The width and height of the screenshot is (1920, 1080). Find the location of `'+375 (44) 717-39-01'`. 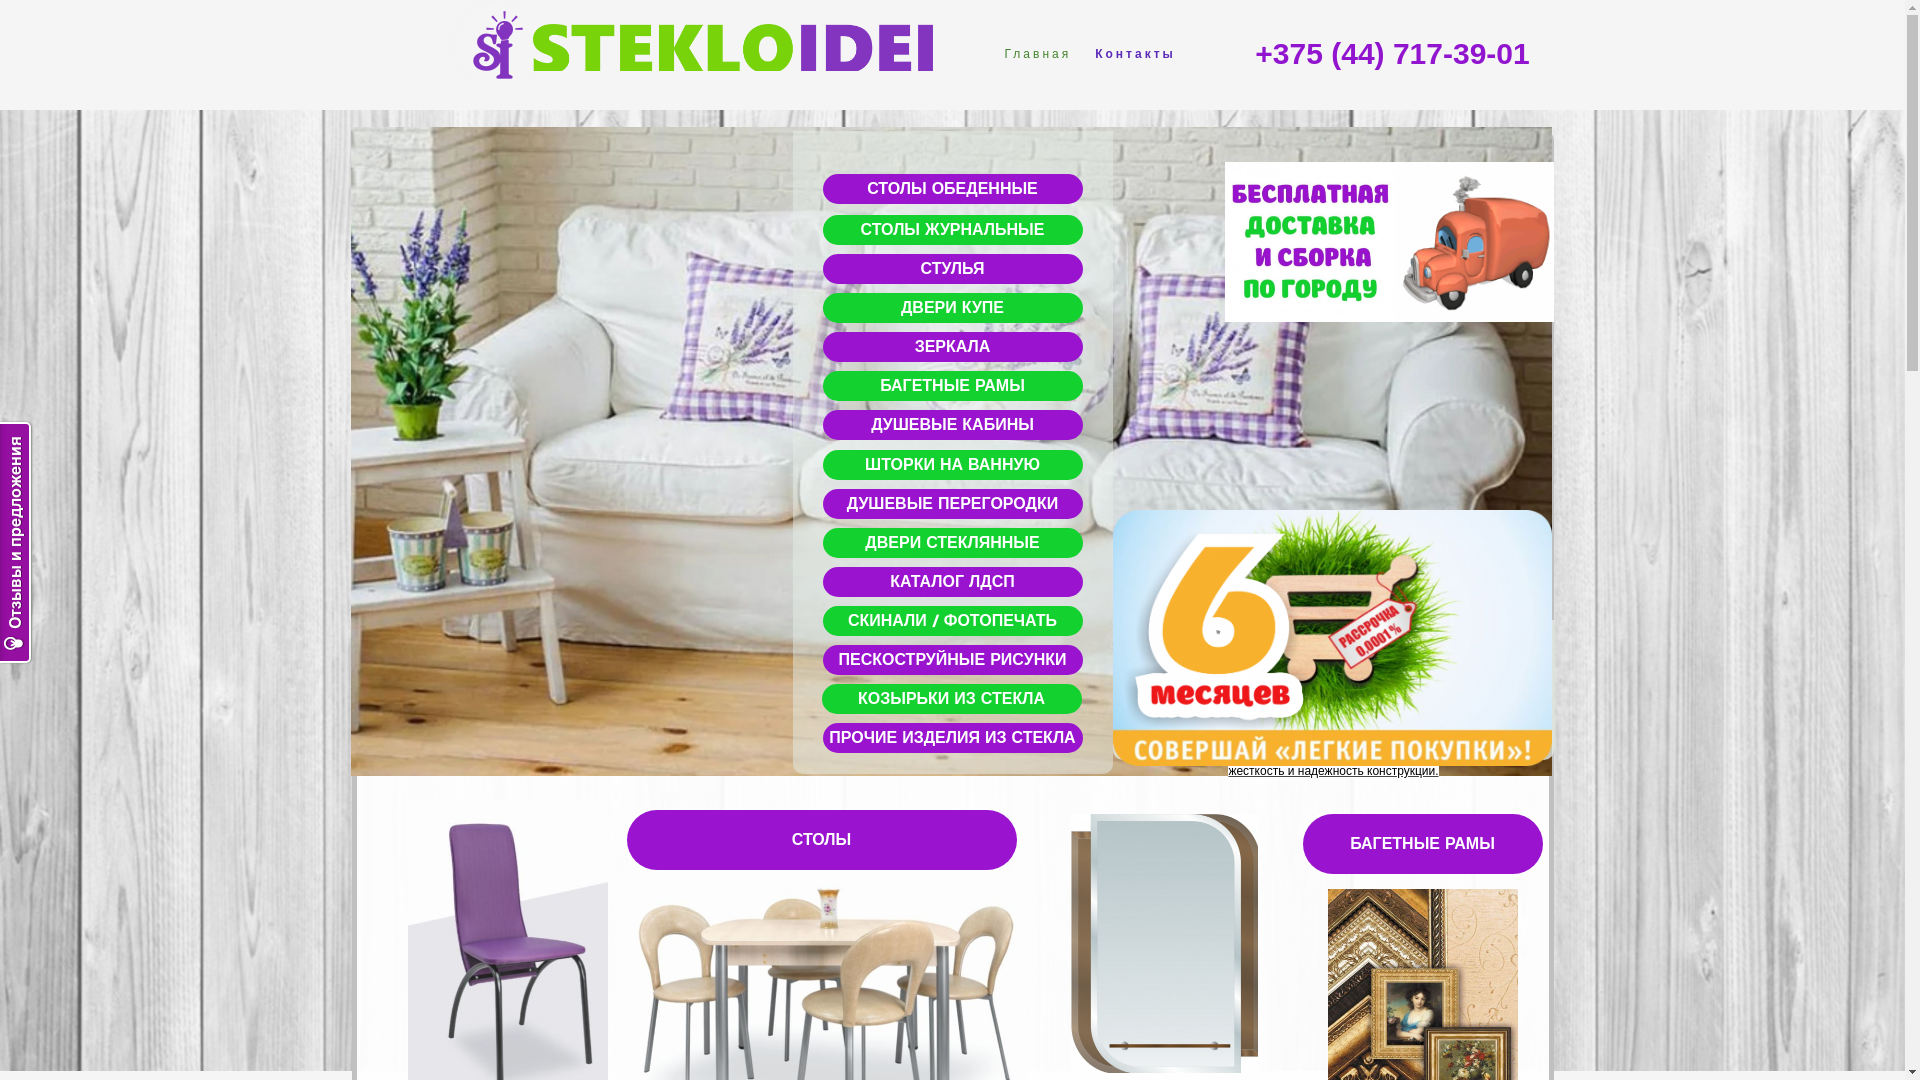

'+375 (44) 717-39-01' is located at coordinates (1391, 53).